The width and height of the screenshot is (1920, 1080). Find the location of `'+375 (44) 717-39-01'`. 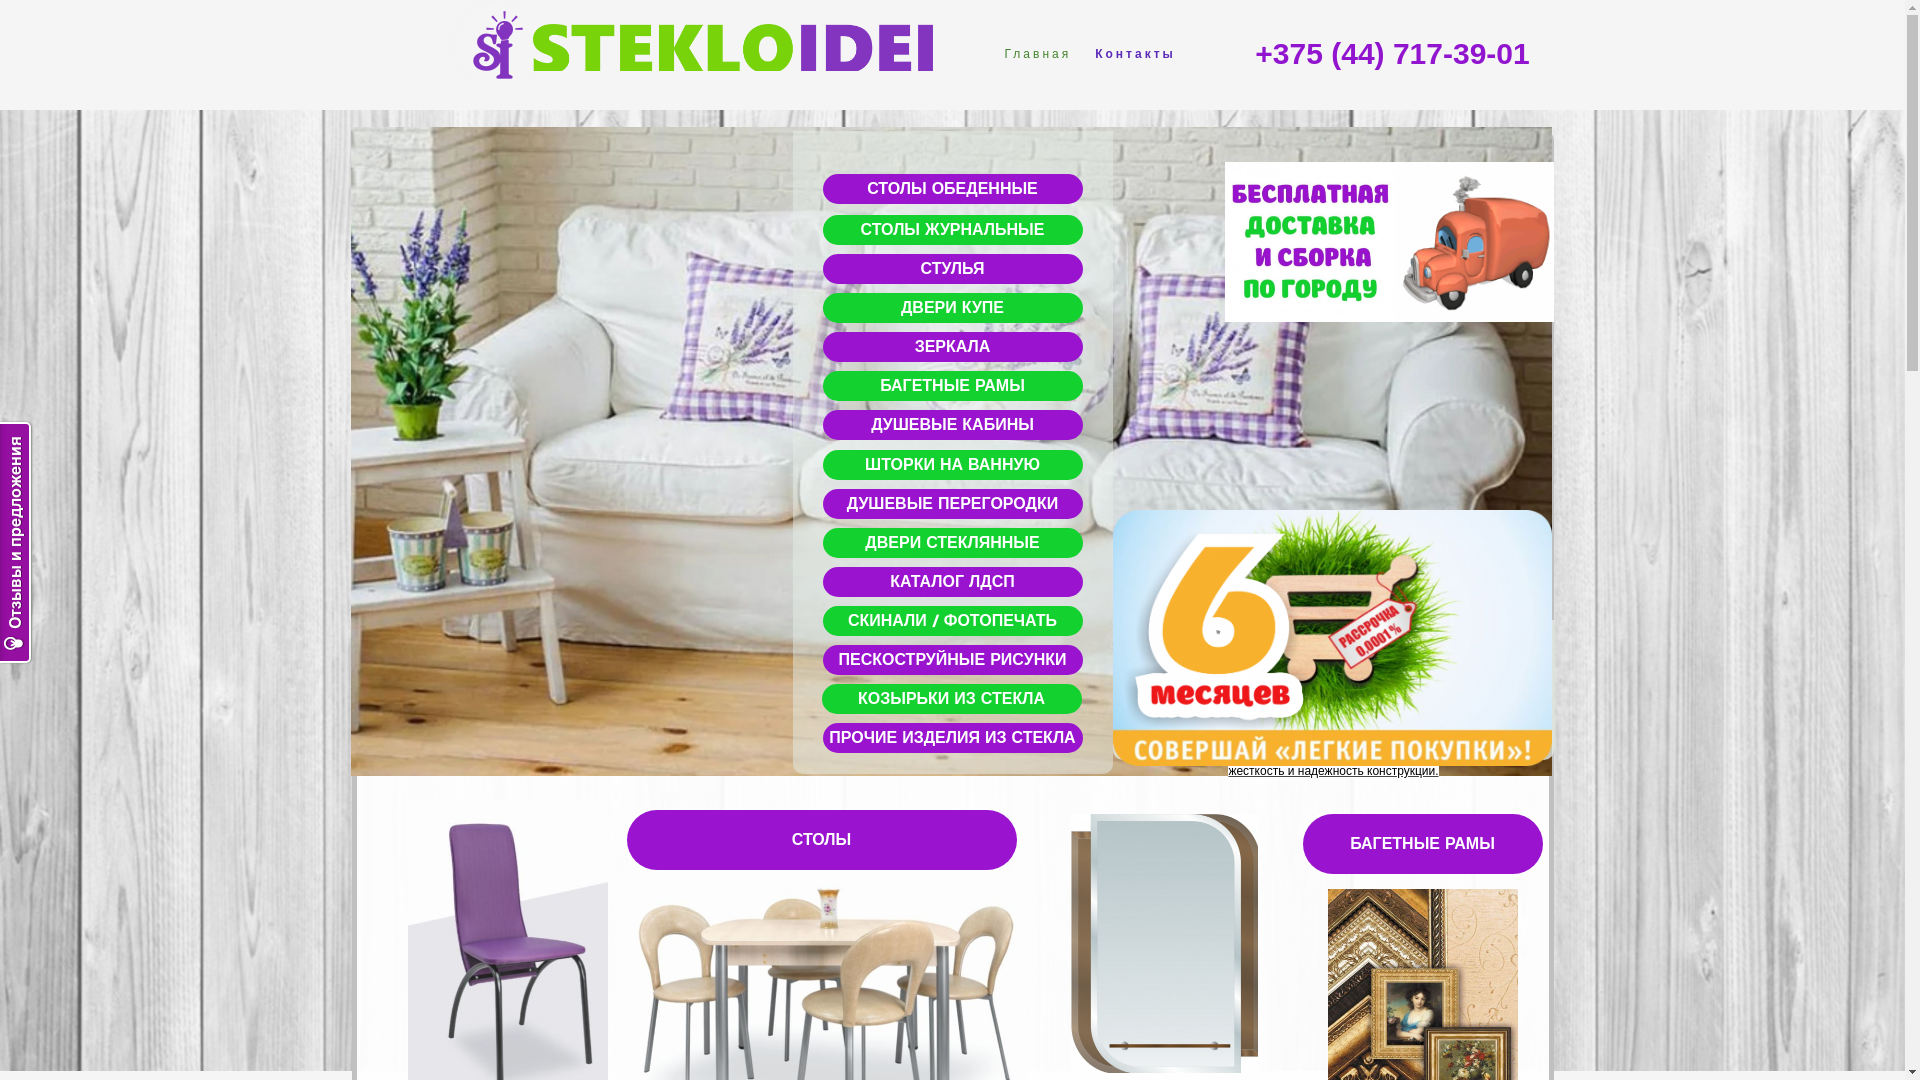

'+375 (44) 717-39-01' is located at coordinates (1391, 53).